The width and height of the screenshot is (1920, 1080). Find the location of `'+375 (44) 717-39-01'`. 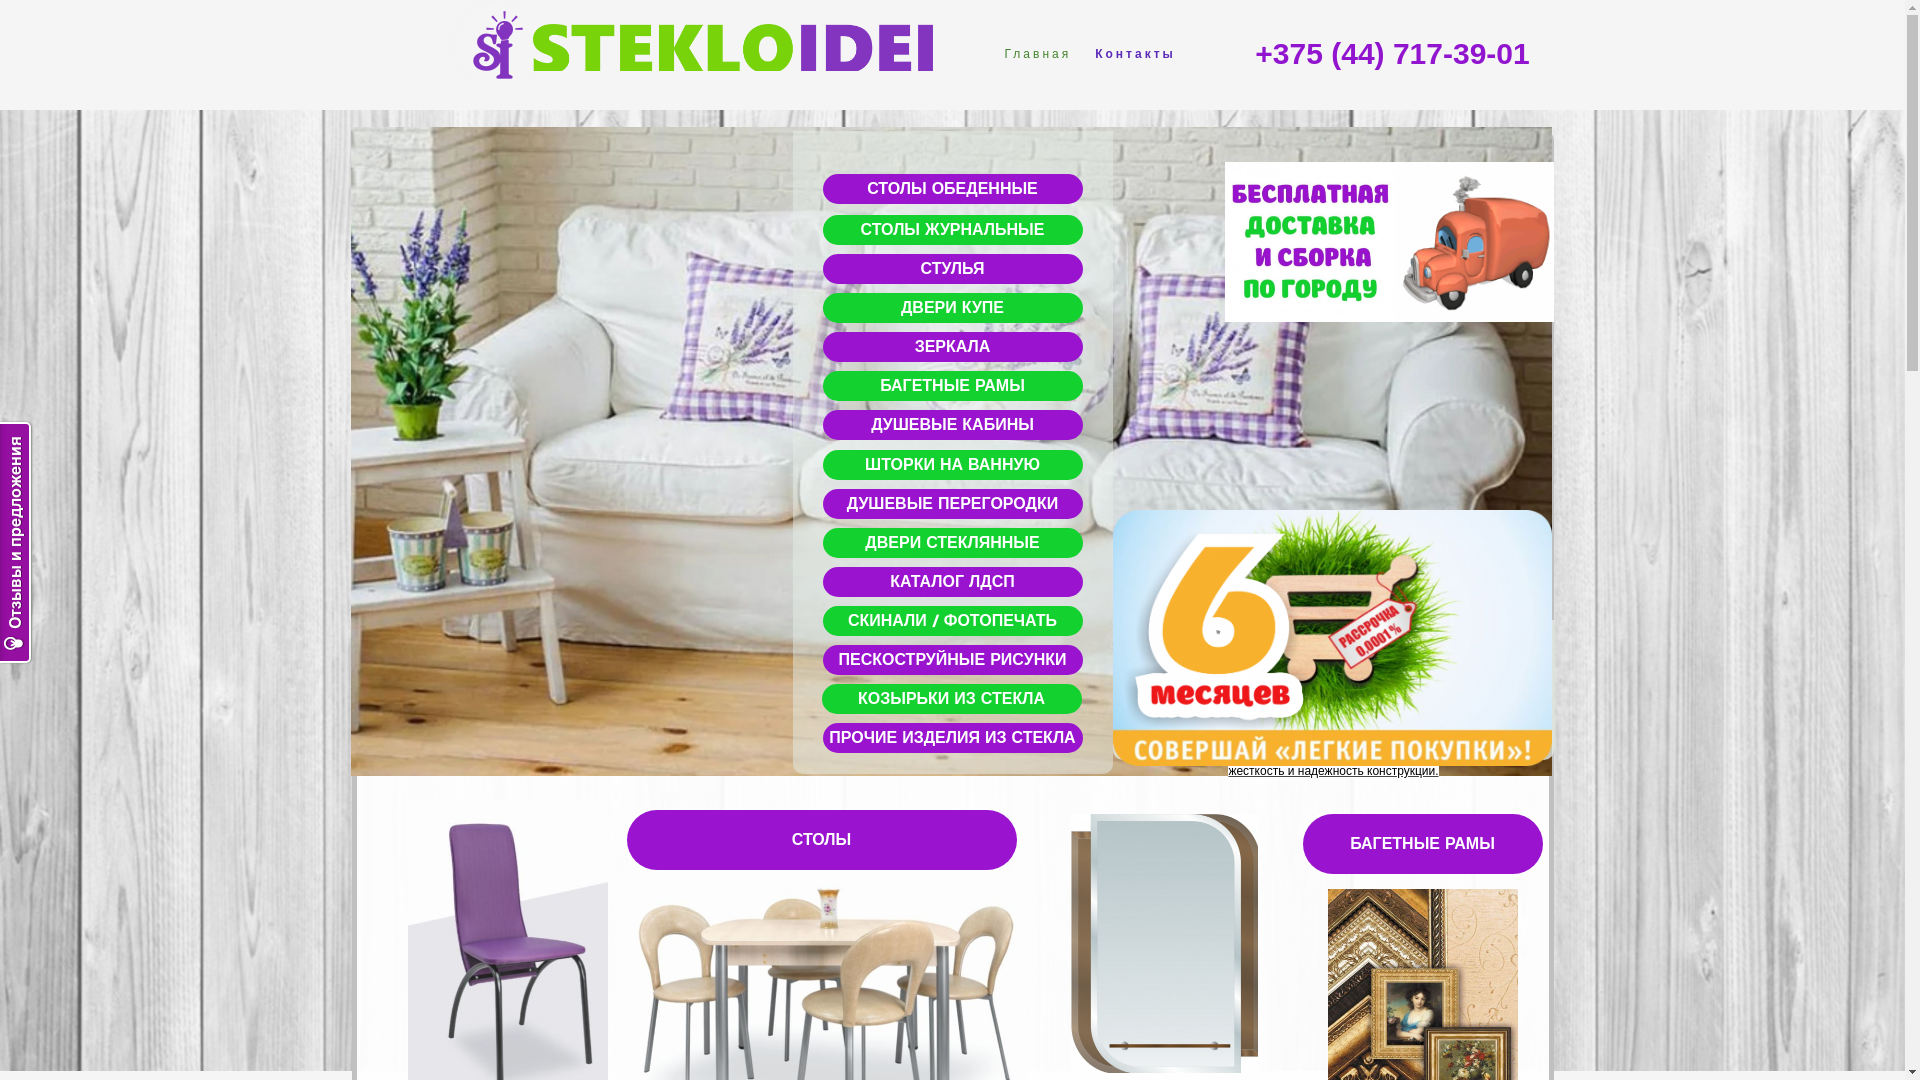

'+375 (44) 717-39-01' is located at coordinates (1391, 53).